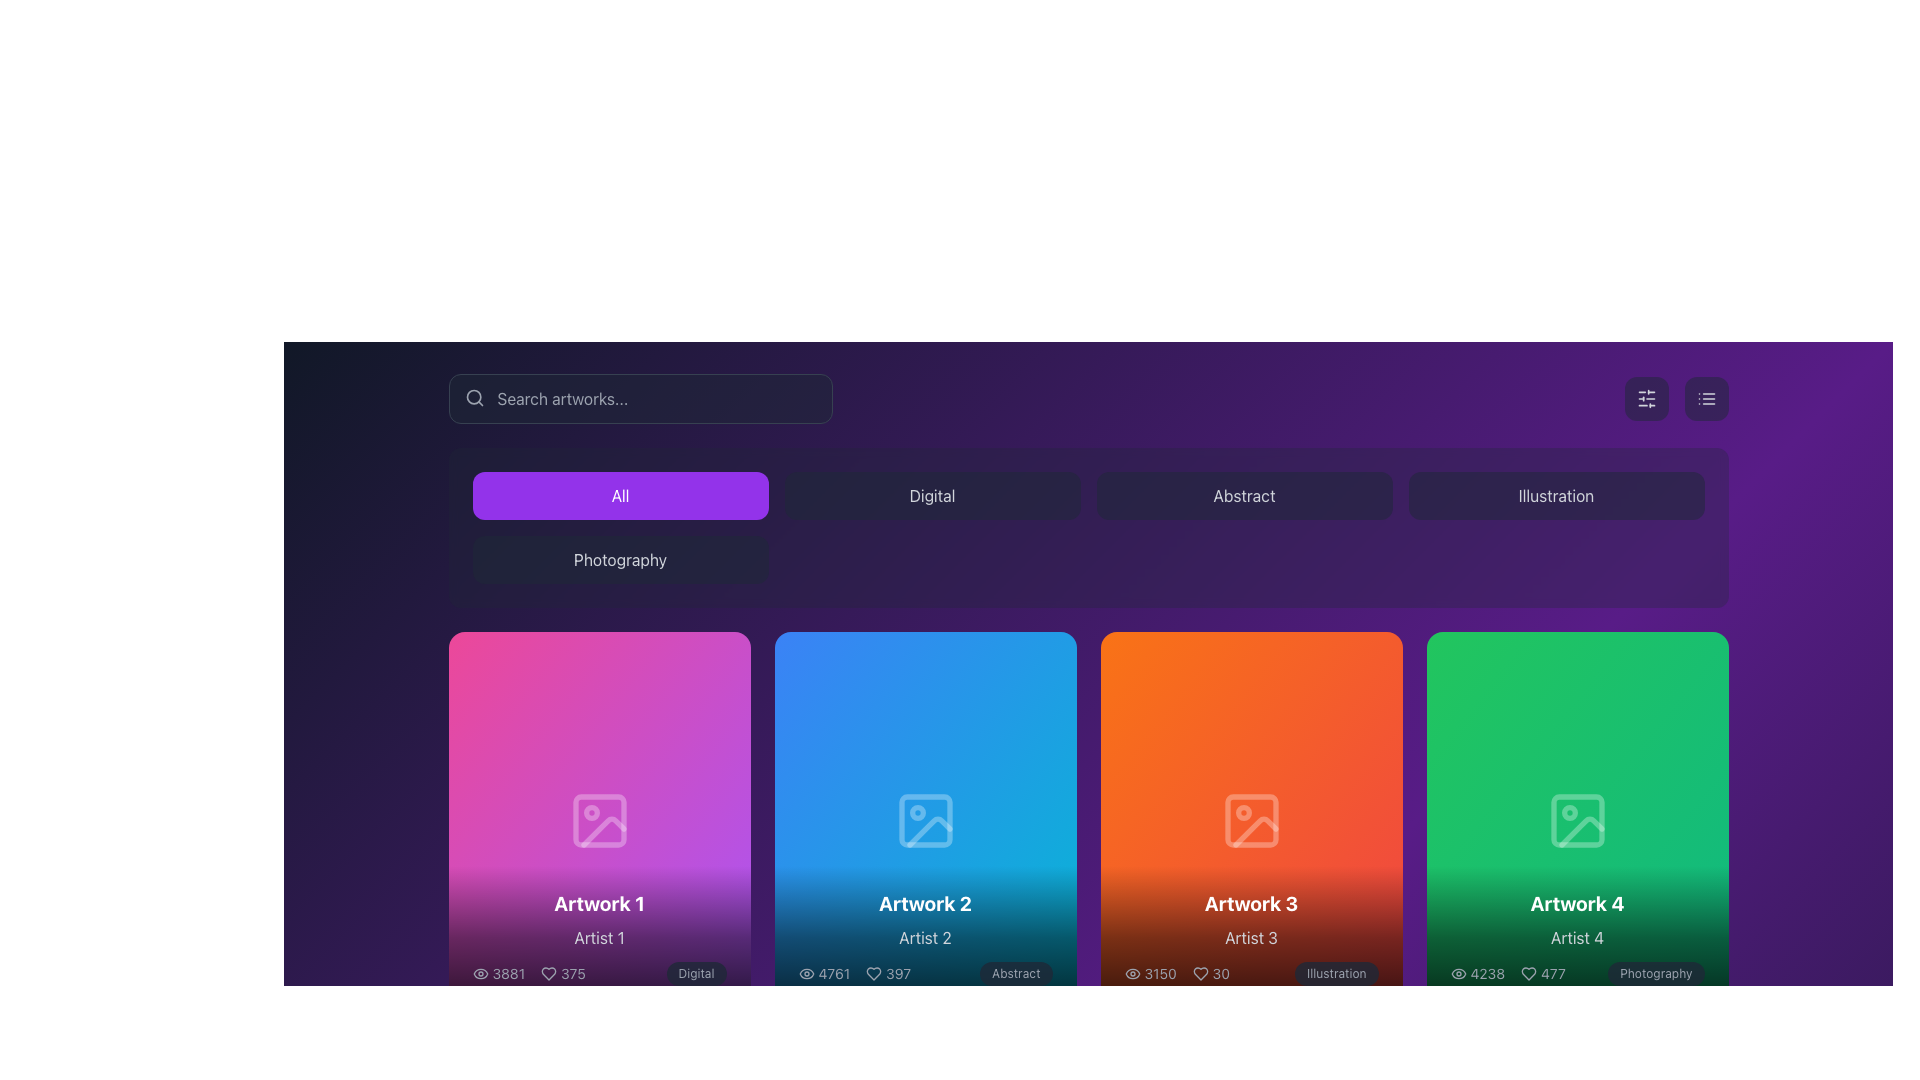  I want to click on the second button in the top-right corner of the interface, so click(1705, 398).